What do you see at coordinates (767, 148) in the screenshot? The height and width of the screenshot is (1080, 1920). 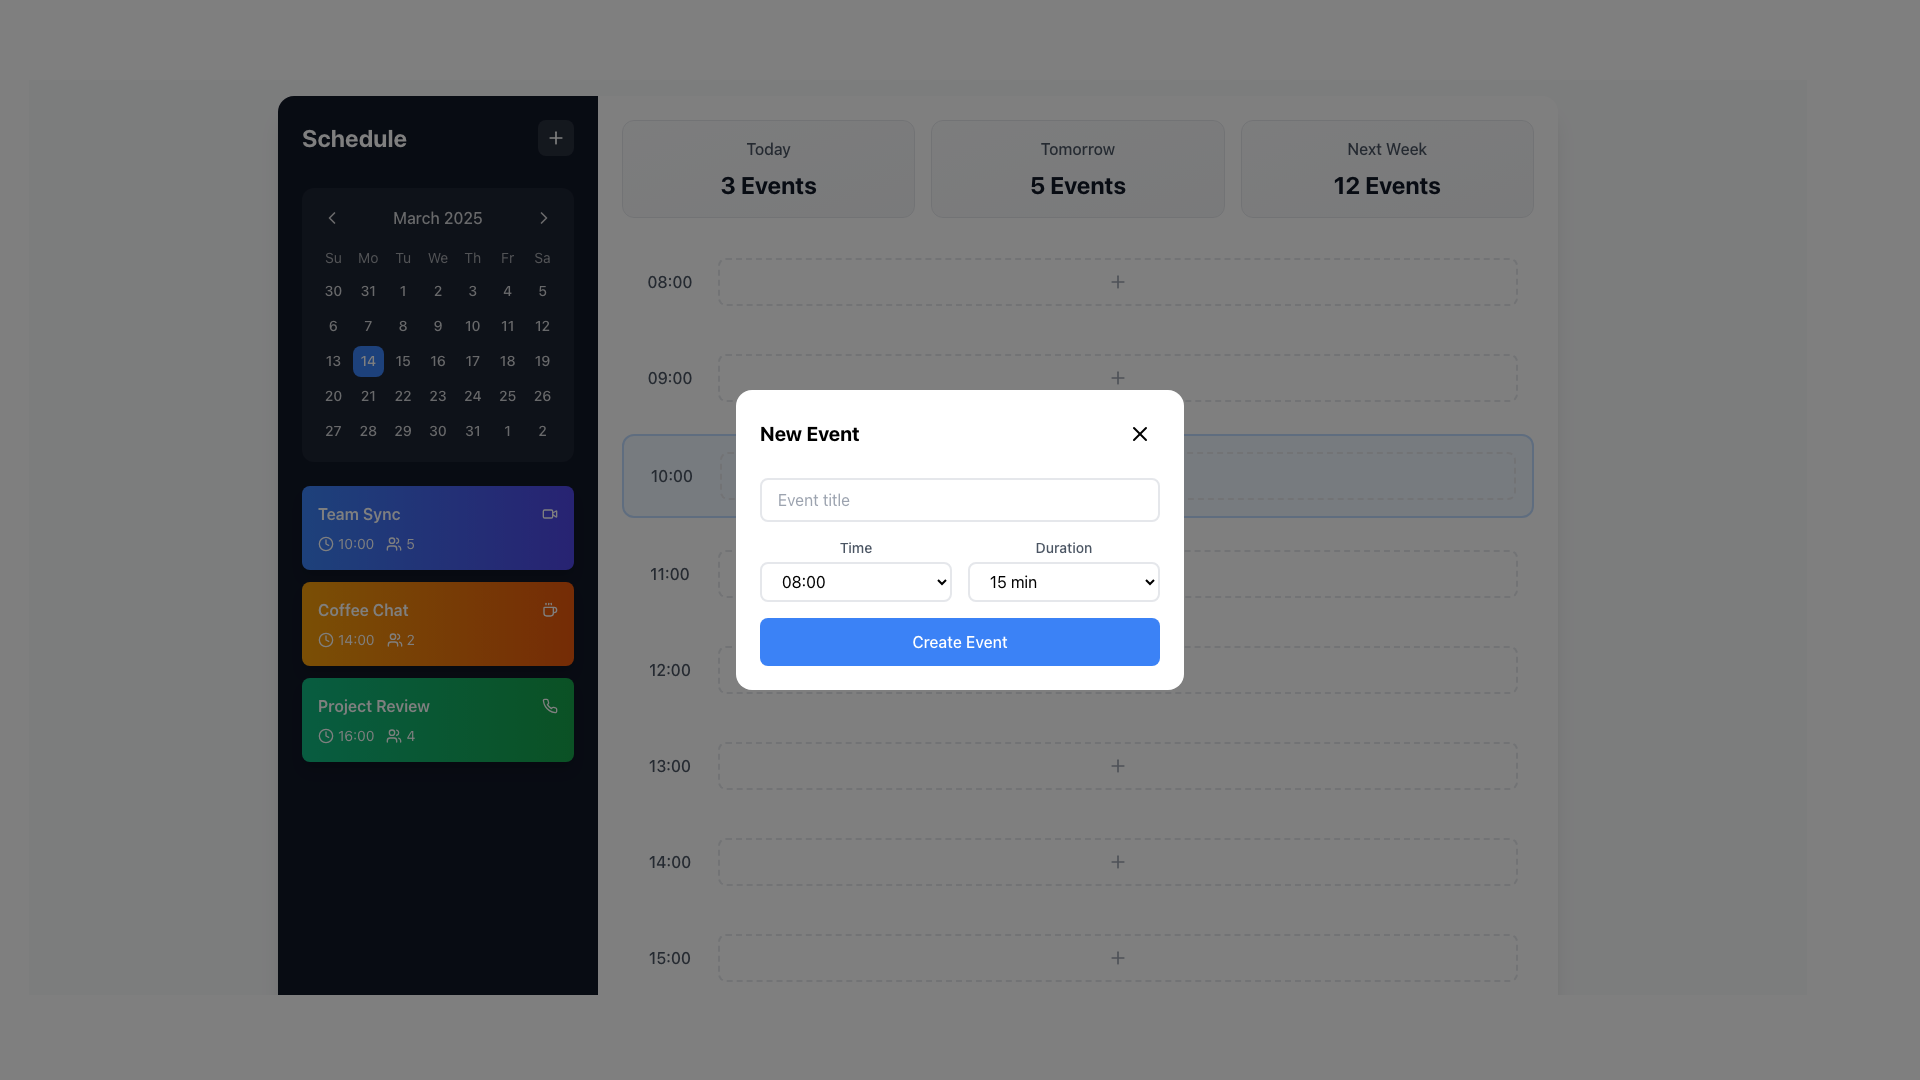 I see `the informational header Text Label indicating scheduled events for 'Today', located at the top center of the schedule section` at bounding box center [767, 148].